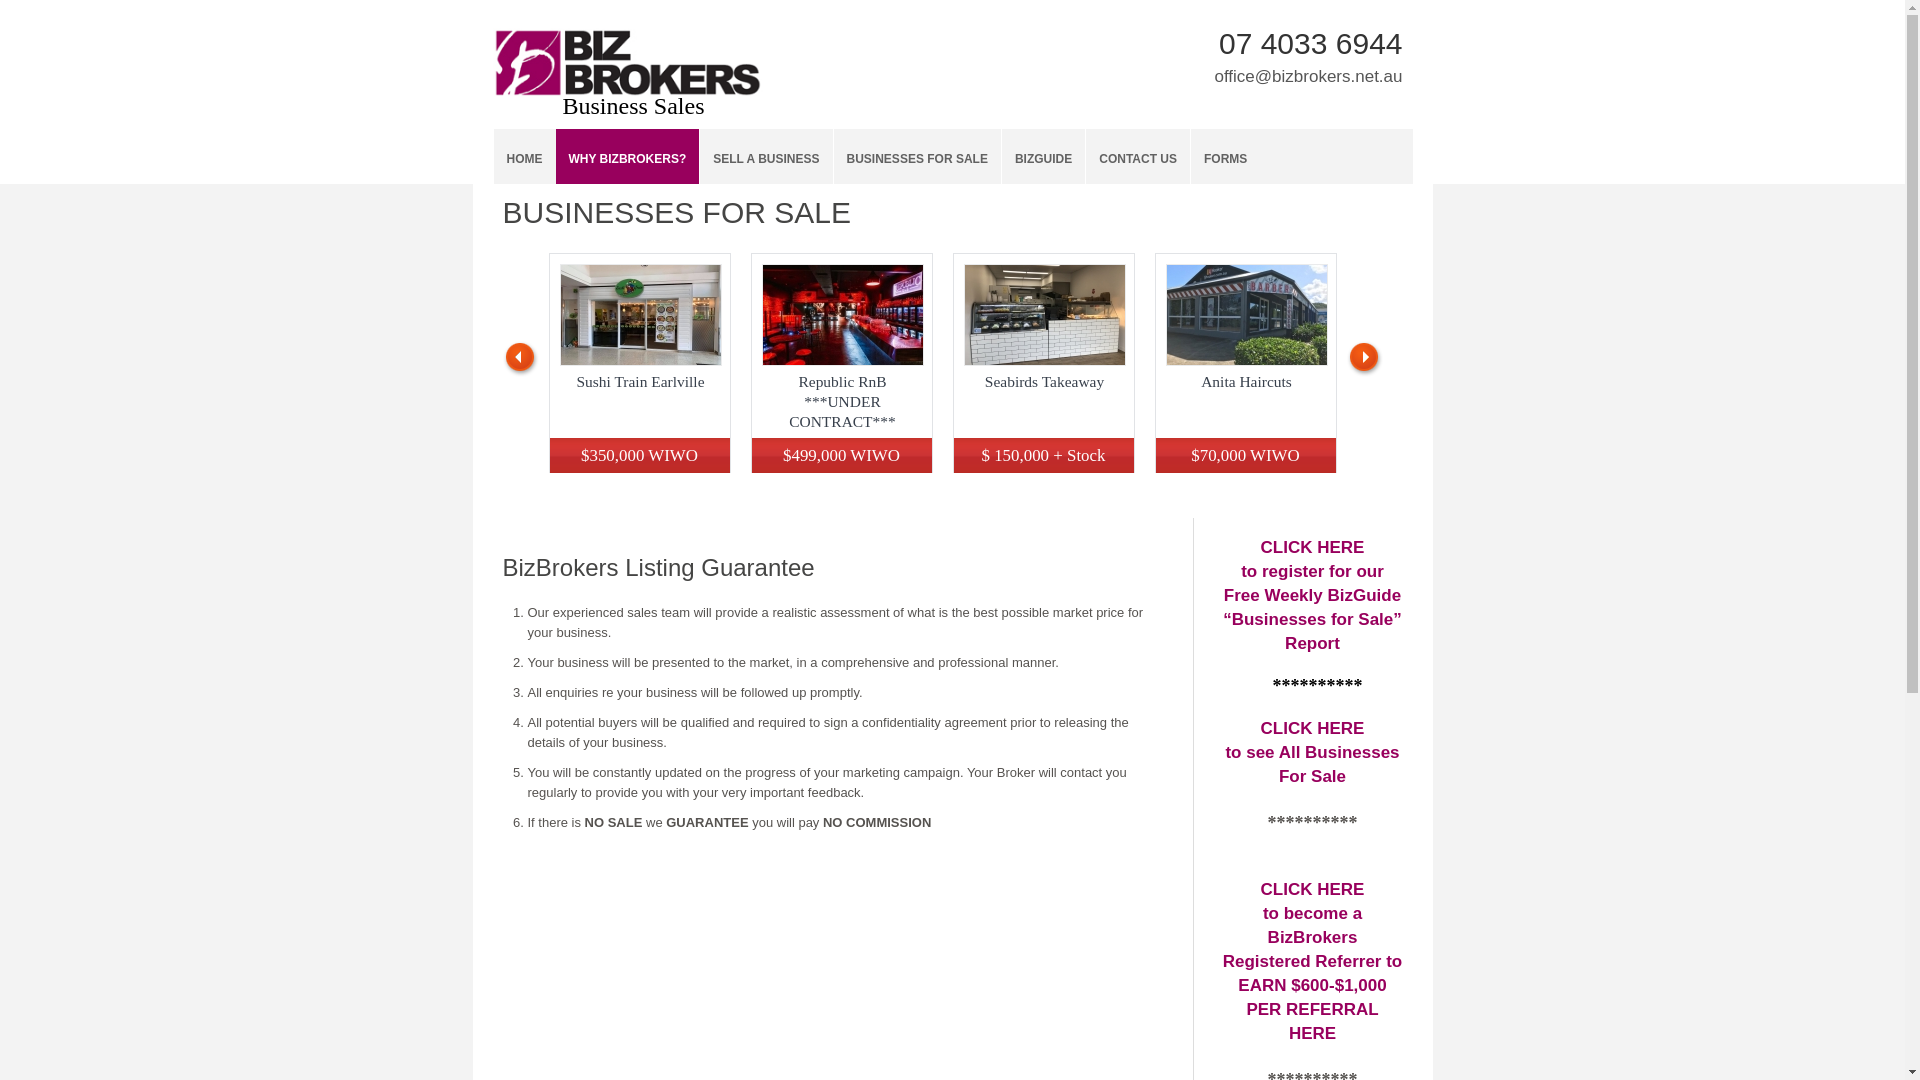 The image size is (1920, 1080). I want to click on 'CLICK HERE, so click(1311, 752).